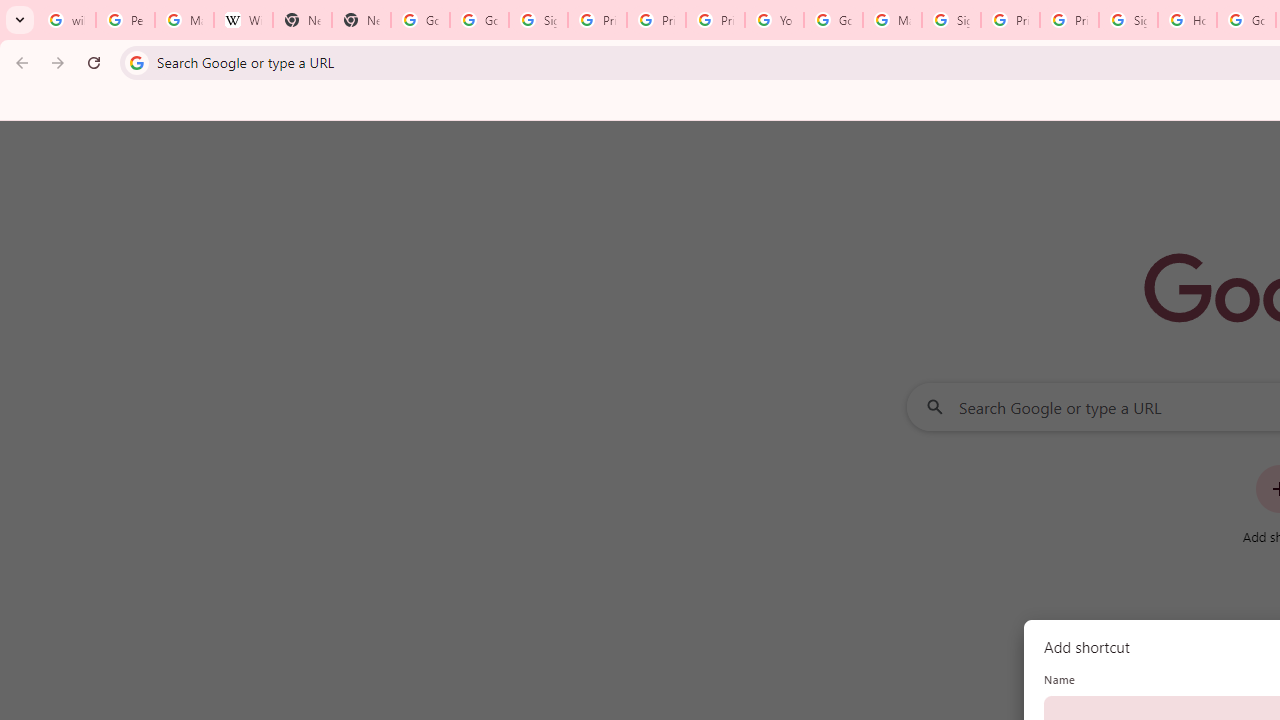 This screenshot has height=720, width=1280. What do you see at coordinates (242, 20) in the screenshot?
I see `'Wikipedia:Edit requests - Wikipedia'` at bounding box center [242, 20].